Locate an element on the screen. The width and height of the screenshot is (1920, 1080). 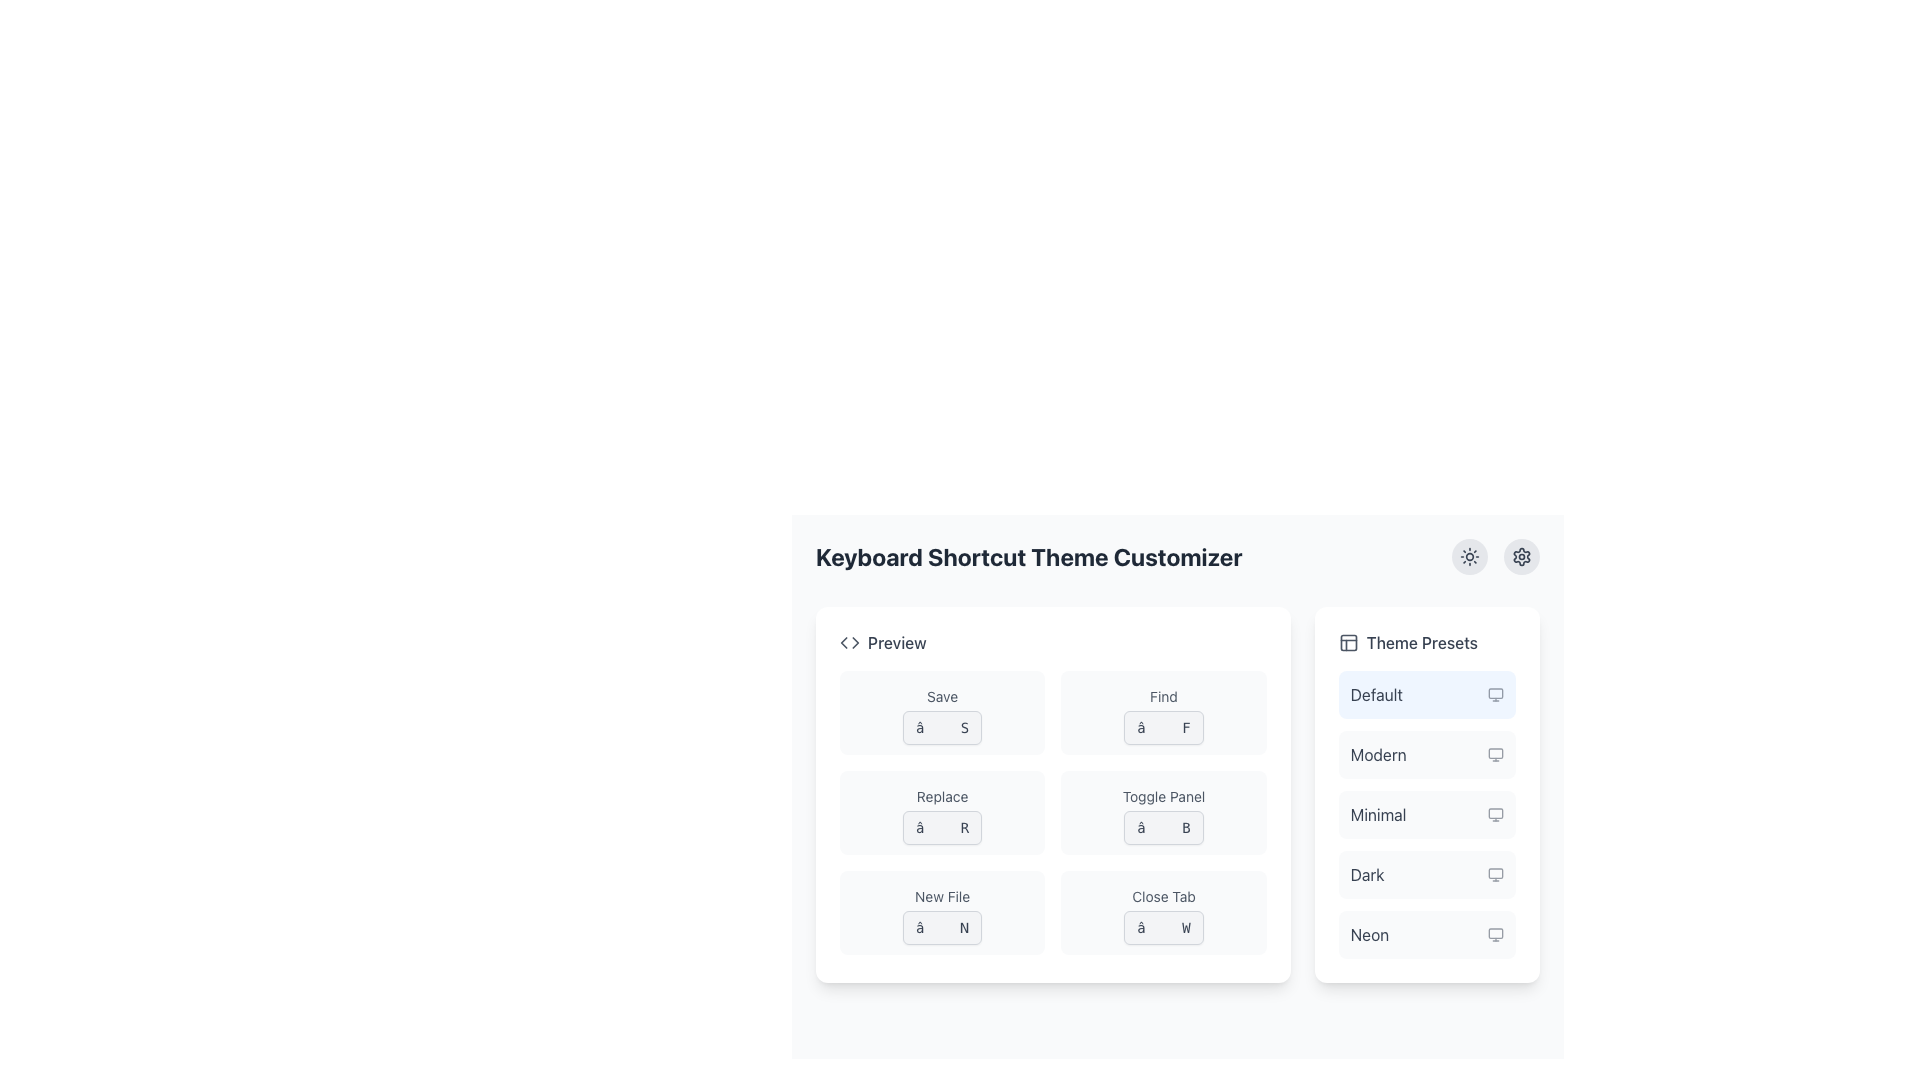
the gear icon, which is a circular icon with a light gray shade located in the top-right corner of the application is located at coordinates (1520, 556).